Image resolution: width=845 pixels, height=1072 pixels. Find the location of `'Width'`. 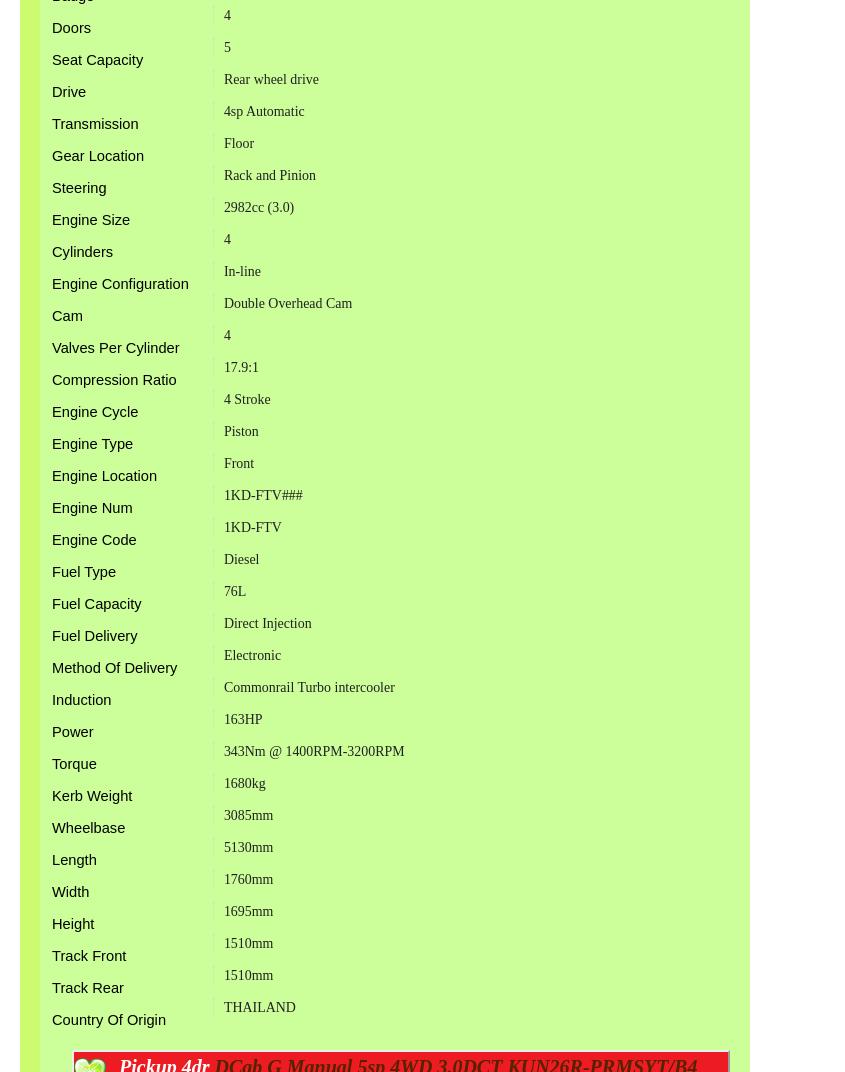

'Width' is located at coordinates (69, 891).